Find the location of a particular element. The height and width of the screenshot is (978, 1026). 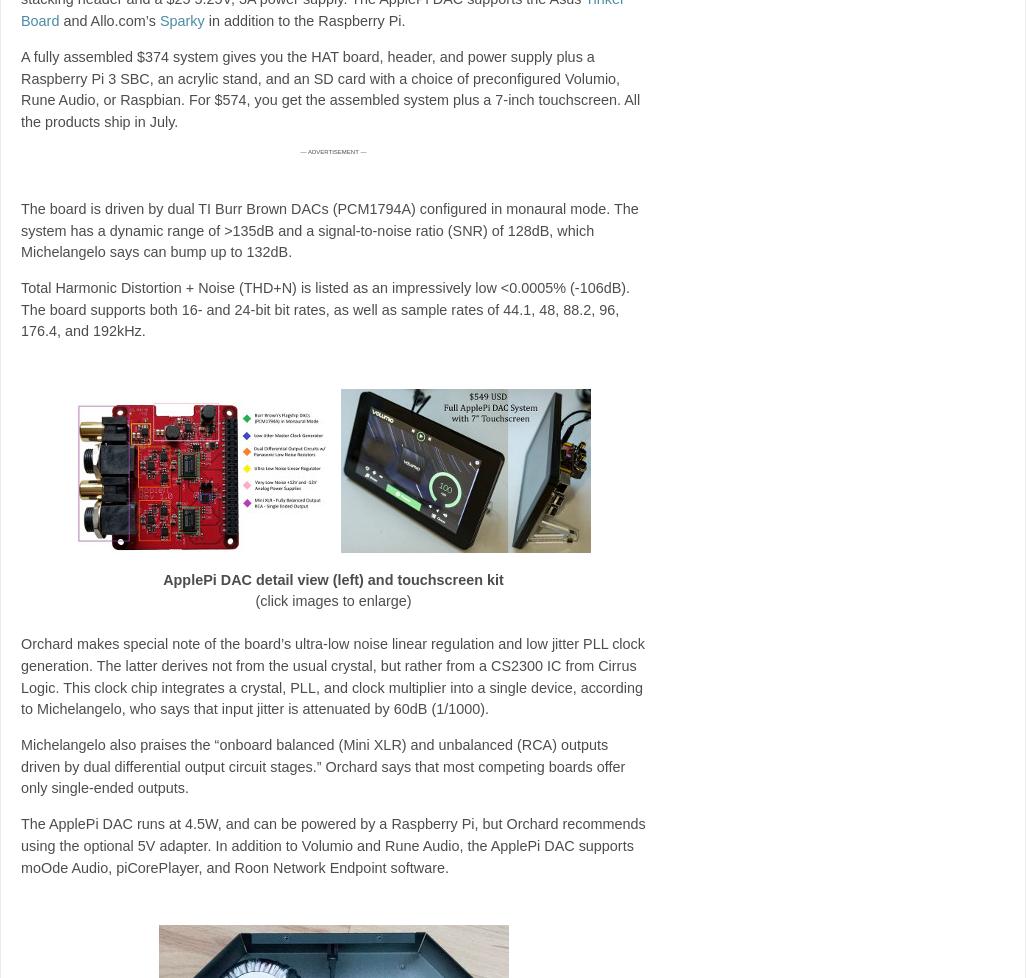

'(click images to enlarge)' is located at coordinates (333, 600).